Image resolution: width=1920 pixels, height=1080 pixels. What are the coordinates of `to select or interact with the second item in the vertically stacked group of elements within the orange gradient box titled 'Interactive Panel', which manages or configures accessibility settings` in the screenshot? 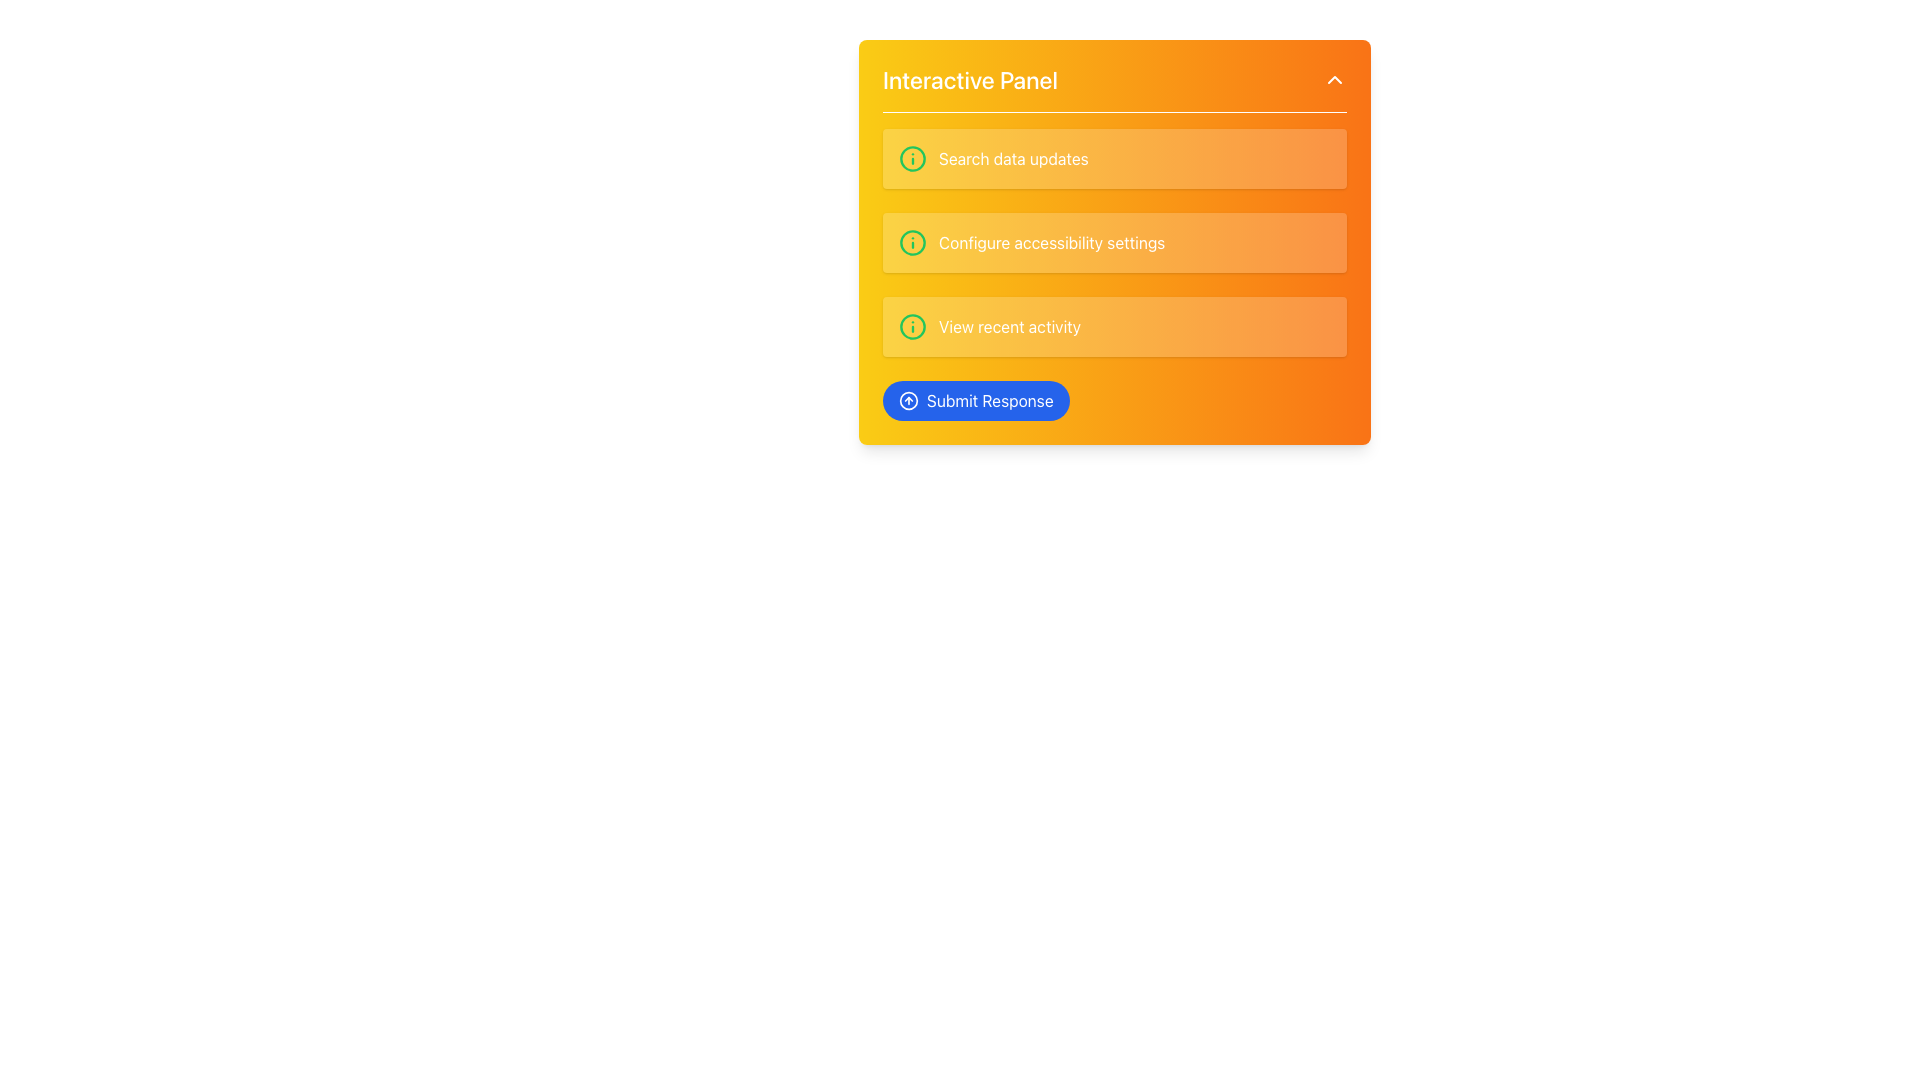 It's located at (1113, 242).